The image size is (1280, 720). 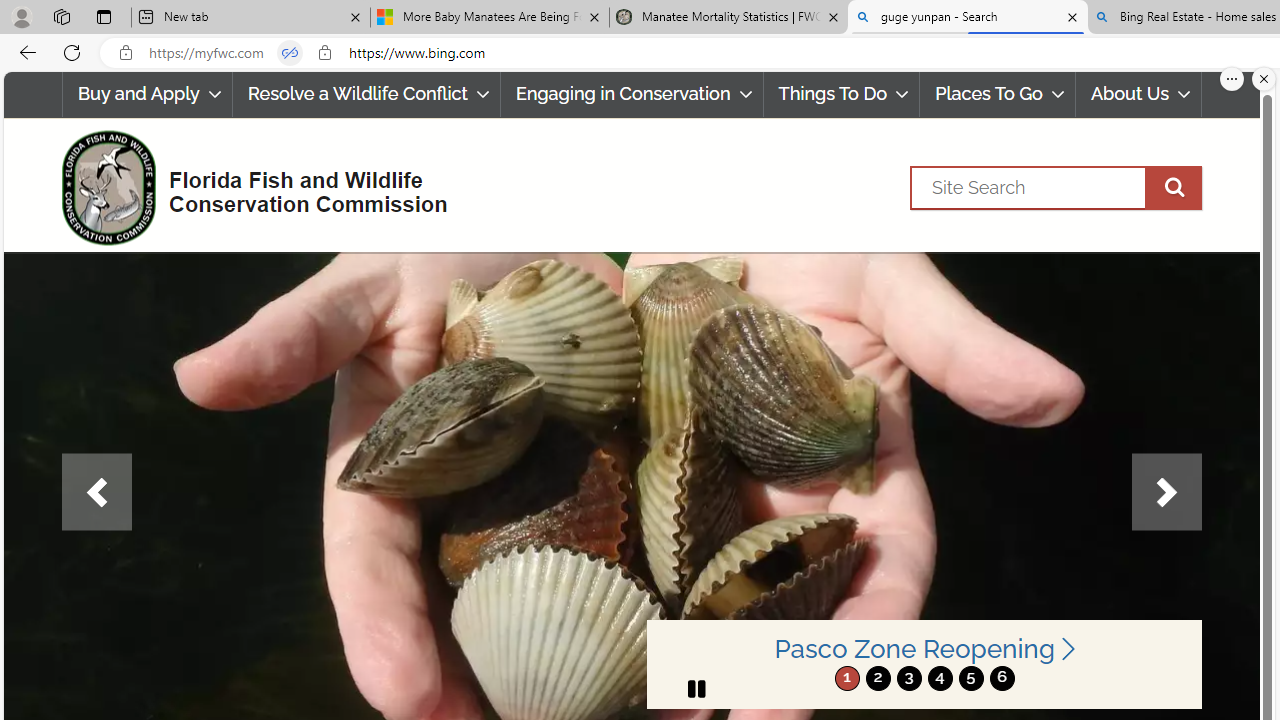 What do you see at coordinates (631, 94) in the screenshot?
I see `'Engaging in Conservation'` at bounding box center [631, 94].